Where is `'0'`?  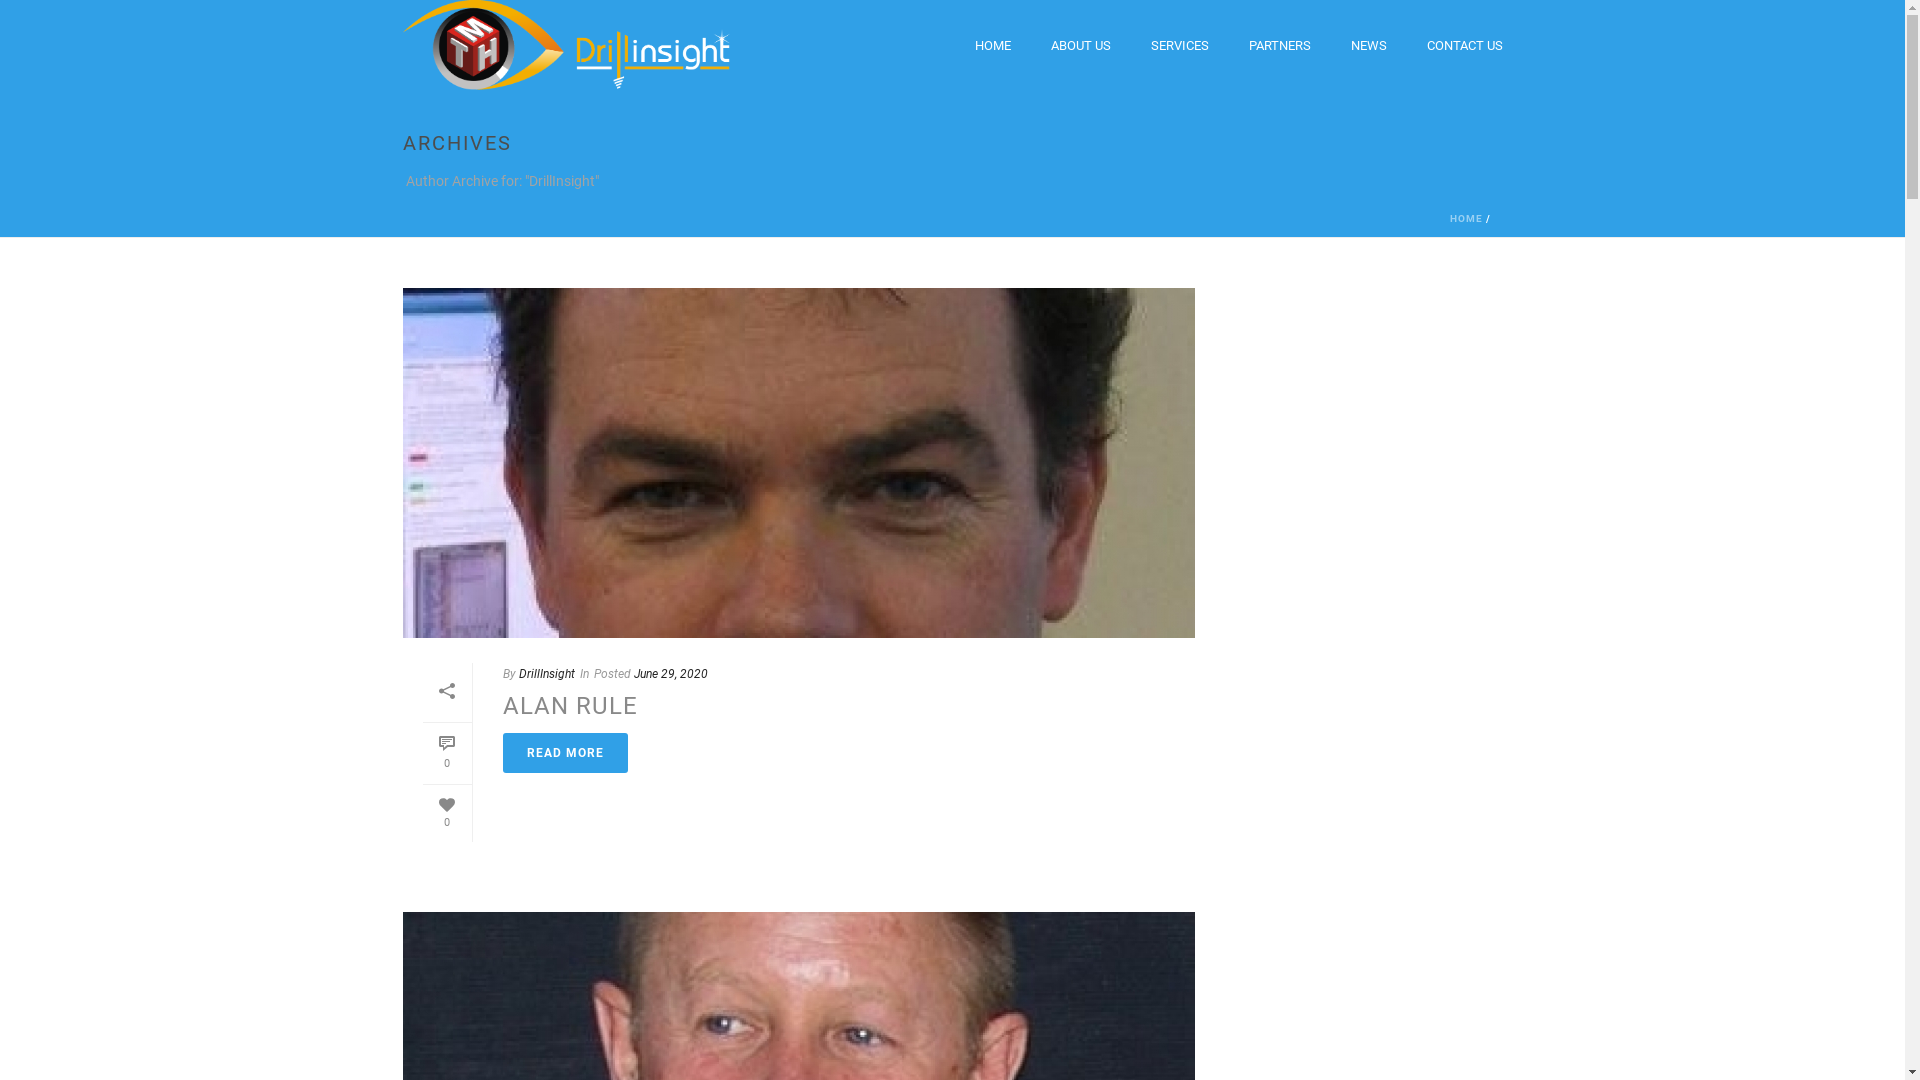
'0' is located at coordinates (445, 813).